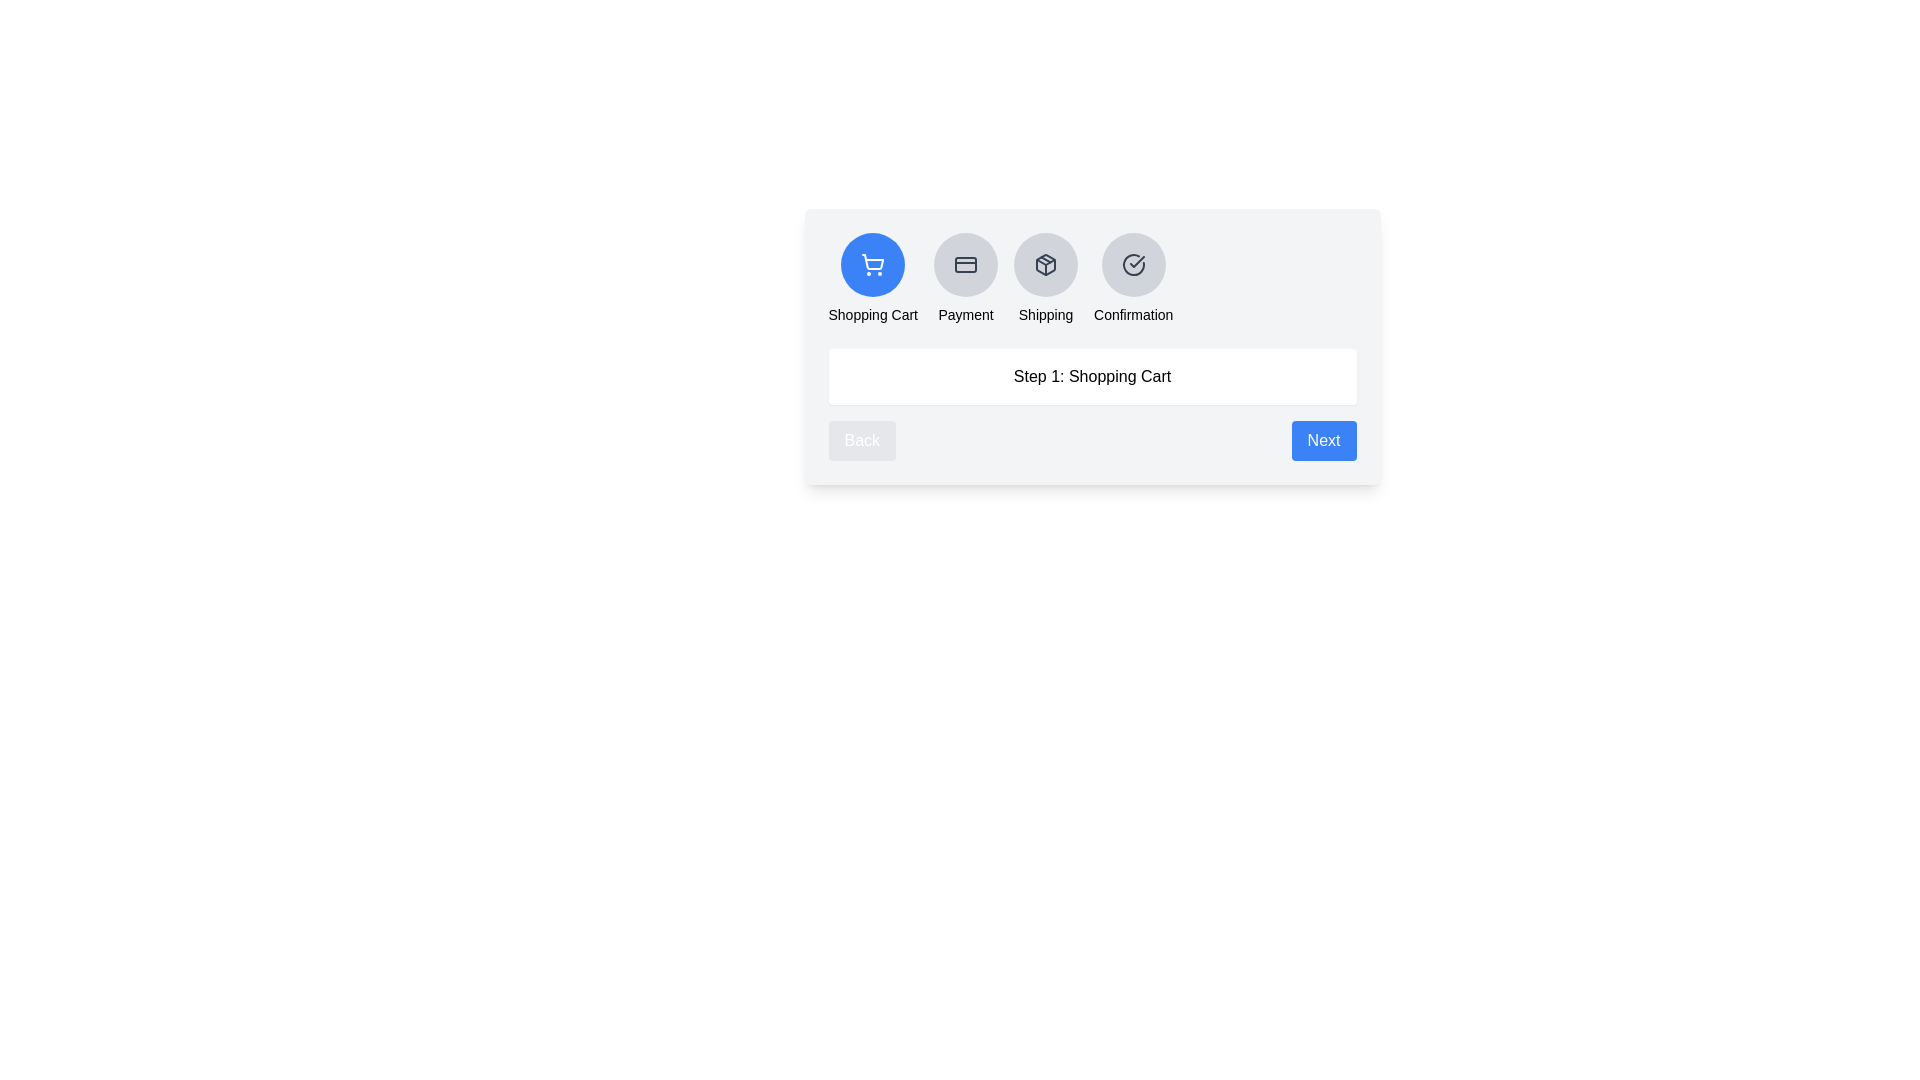 The height and width of the screenshot is (1080, 1920). What do you see at coordinates (1045, 264) in the screenshot?
I see `the step icon corresponding to Shipping to observe any hover effects` at bounding box center [1045, 264].